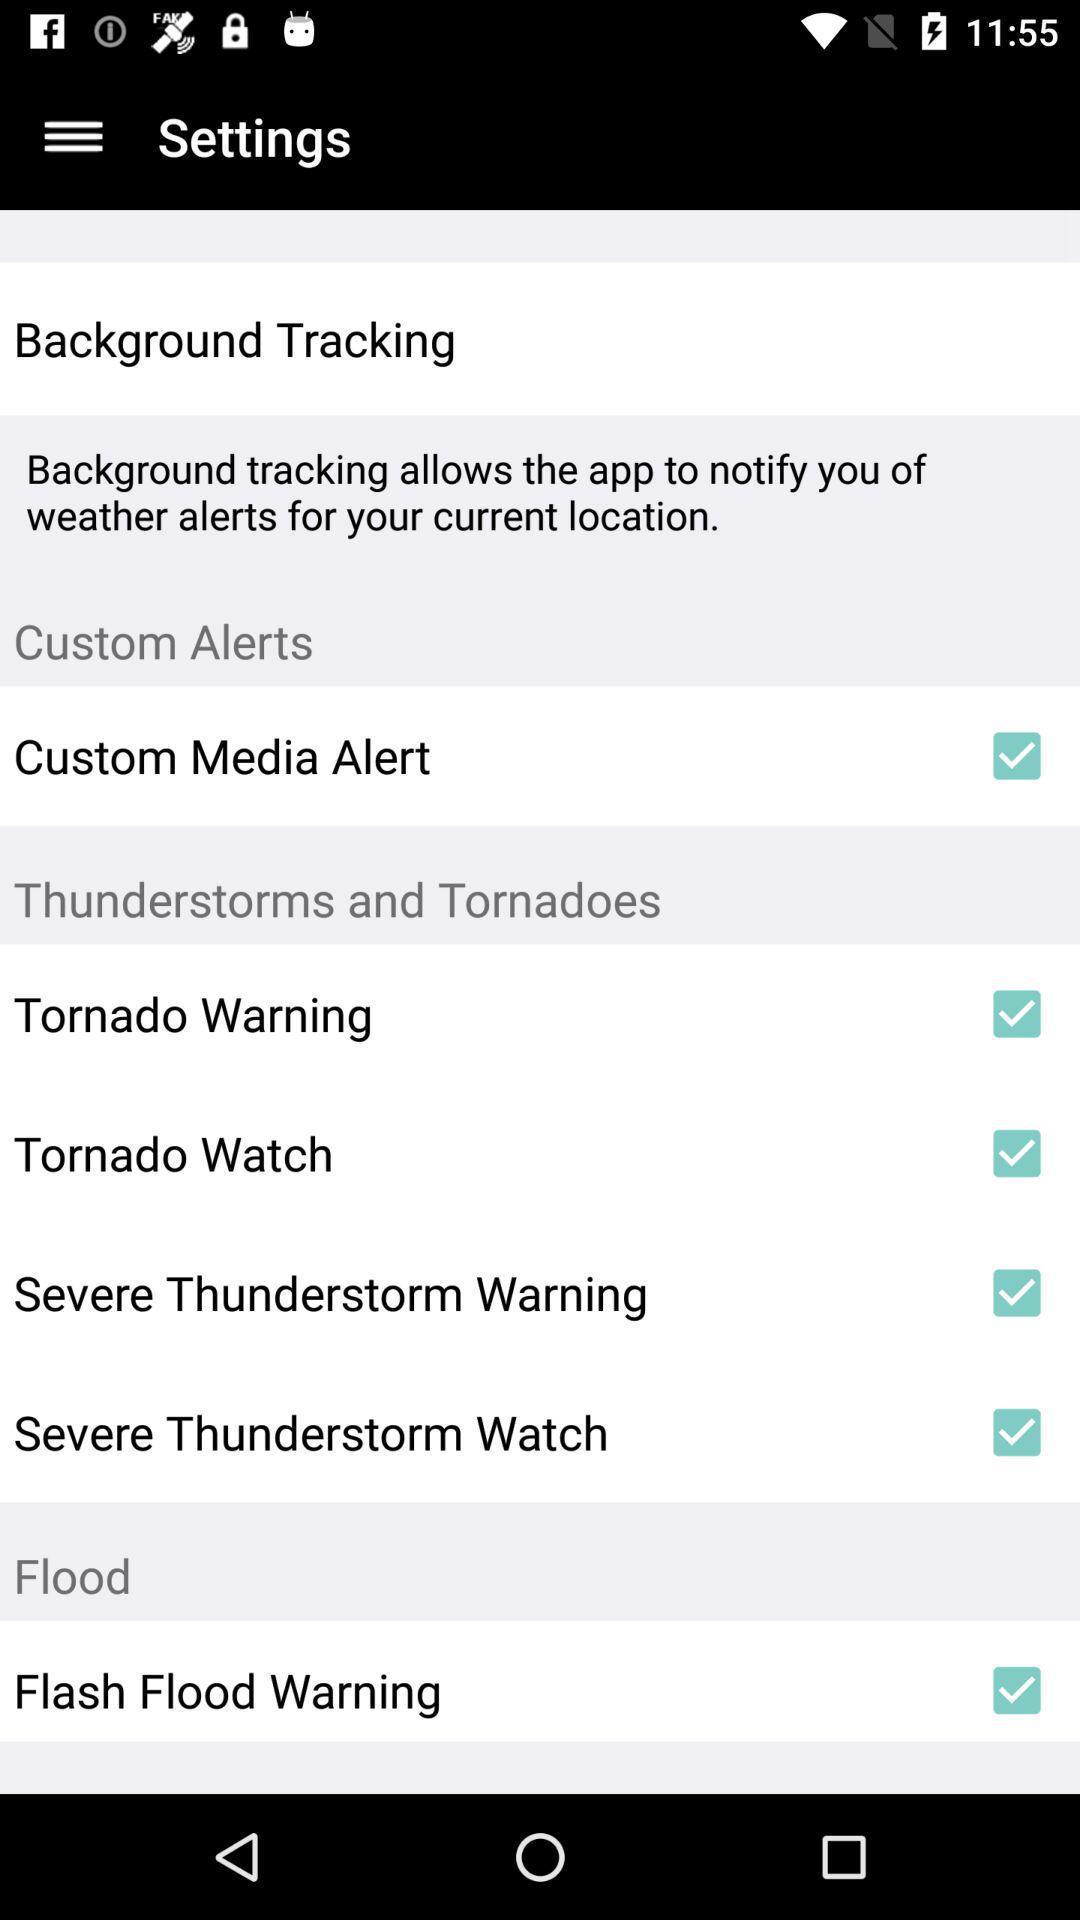 The image size is (1080, 1920). I want to click on icon above background tracking allows item, so click(1017, 339).